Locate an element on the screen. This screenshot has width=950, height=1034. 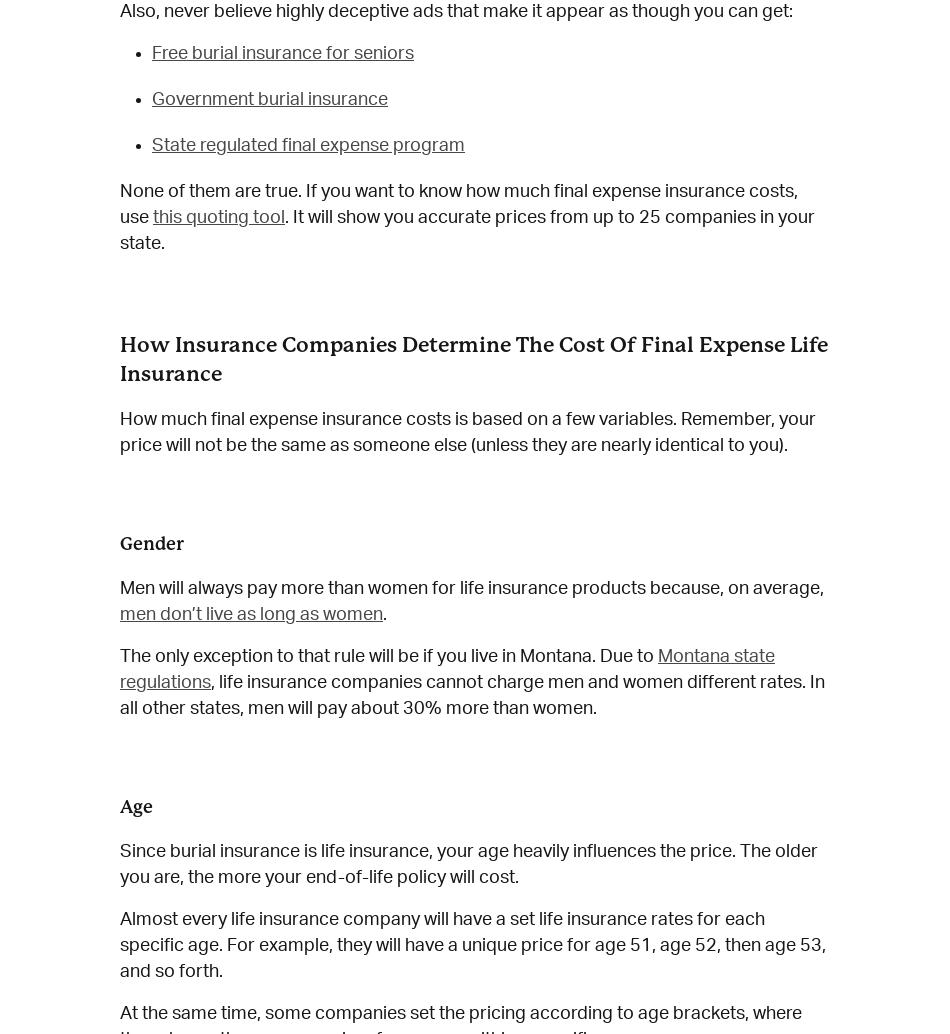
'Montana state regulations' is located at coordinates (446, 670).